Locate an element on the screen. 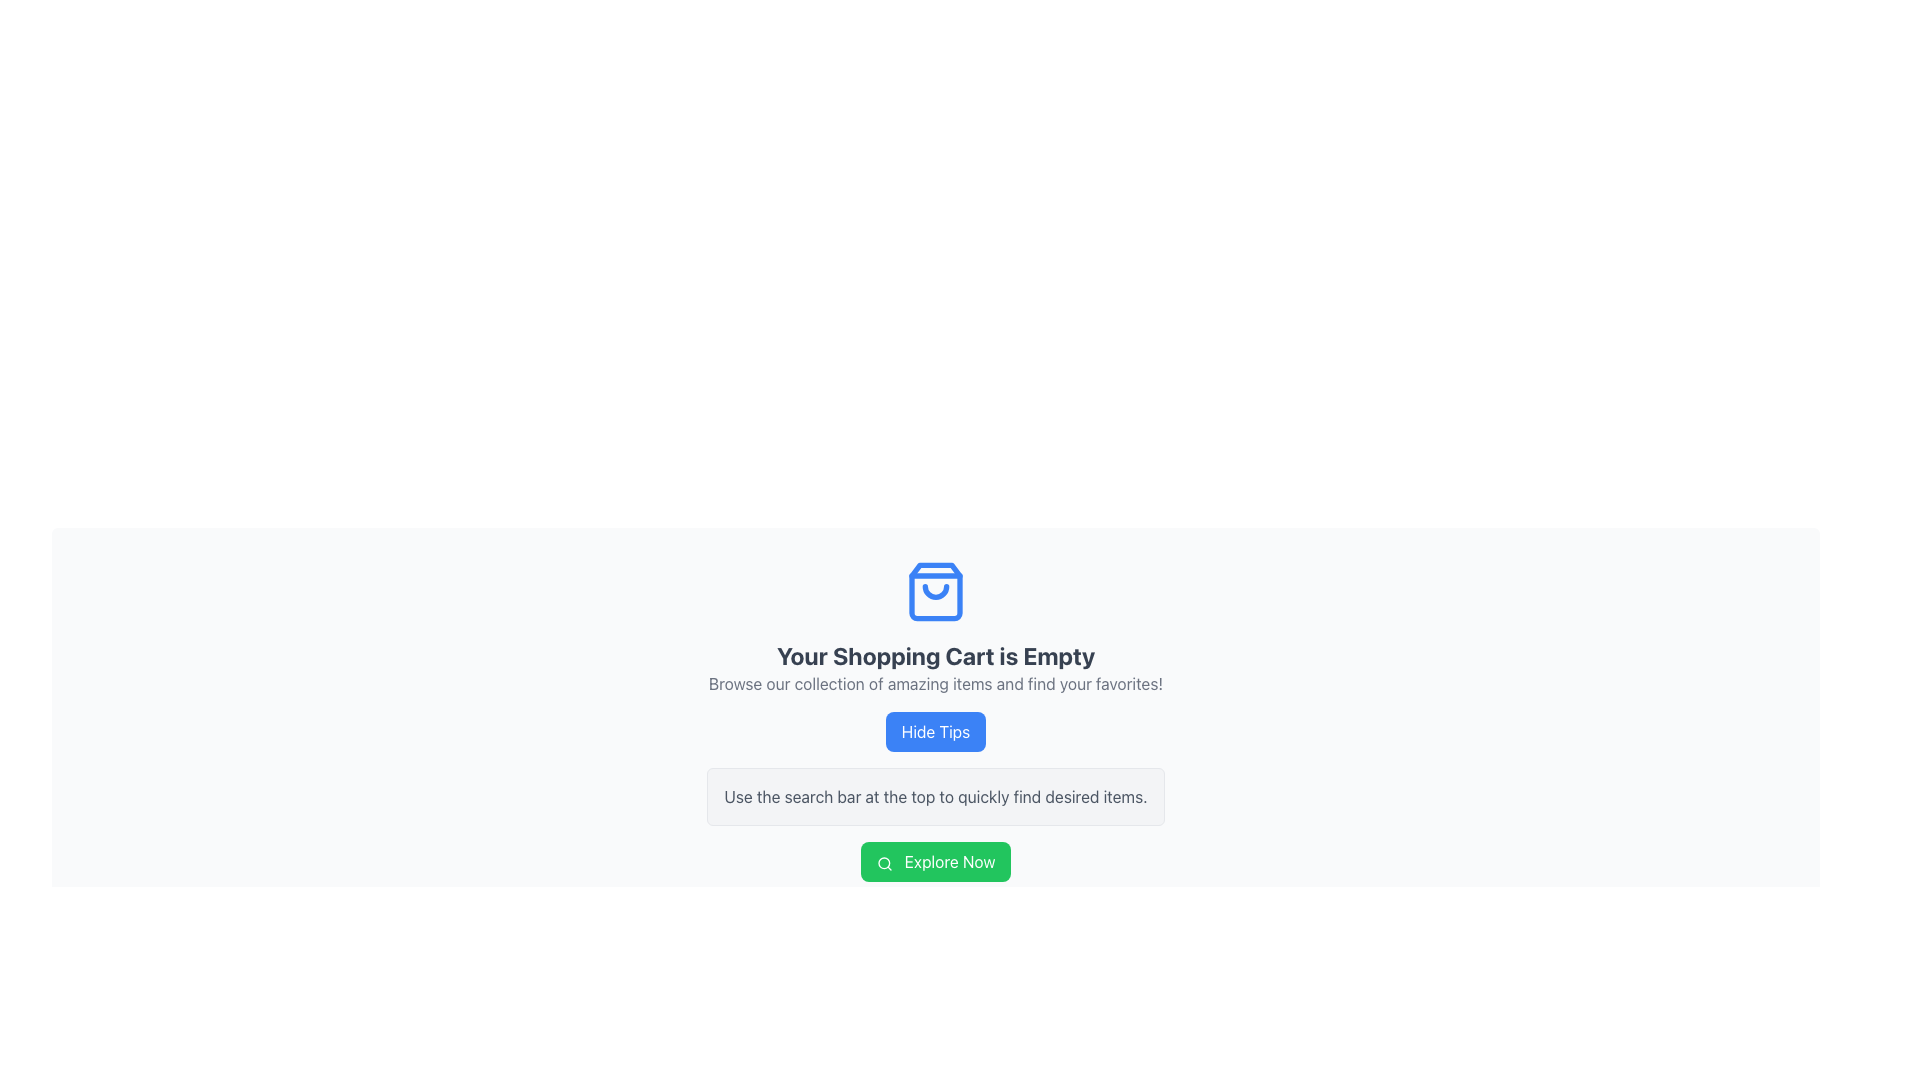 The width and height of the screenshot is (1920, 1080). the Circle SVG graphical element that is part of a larger icon, enhancing its visual representation is located at coordinates (882, 862).